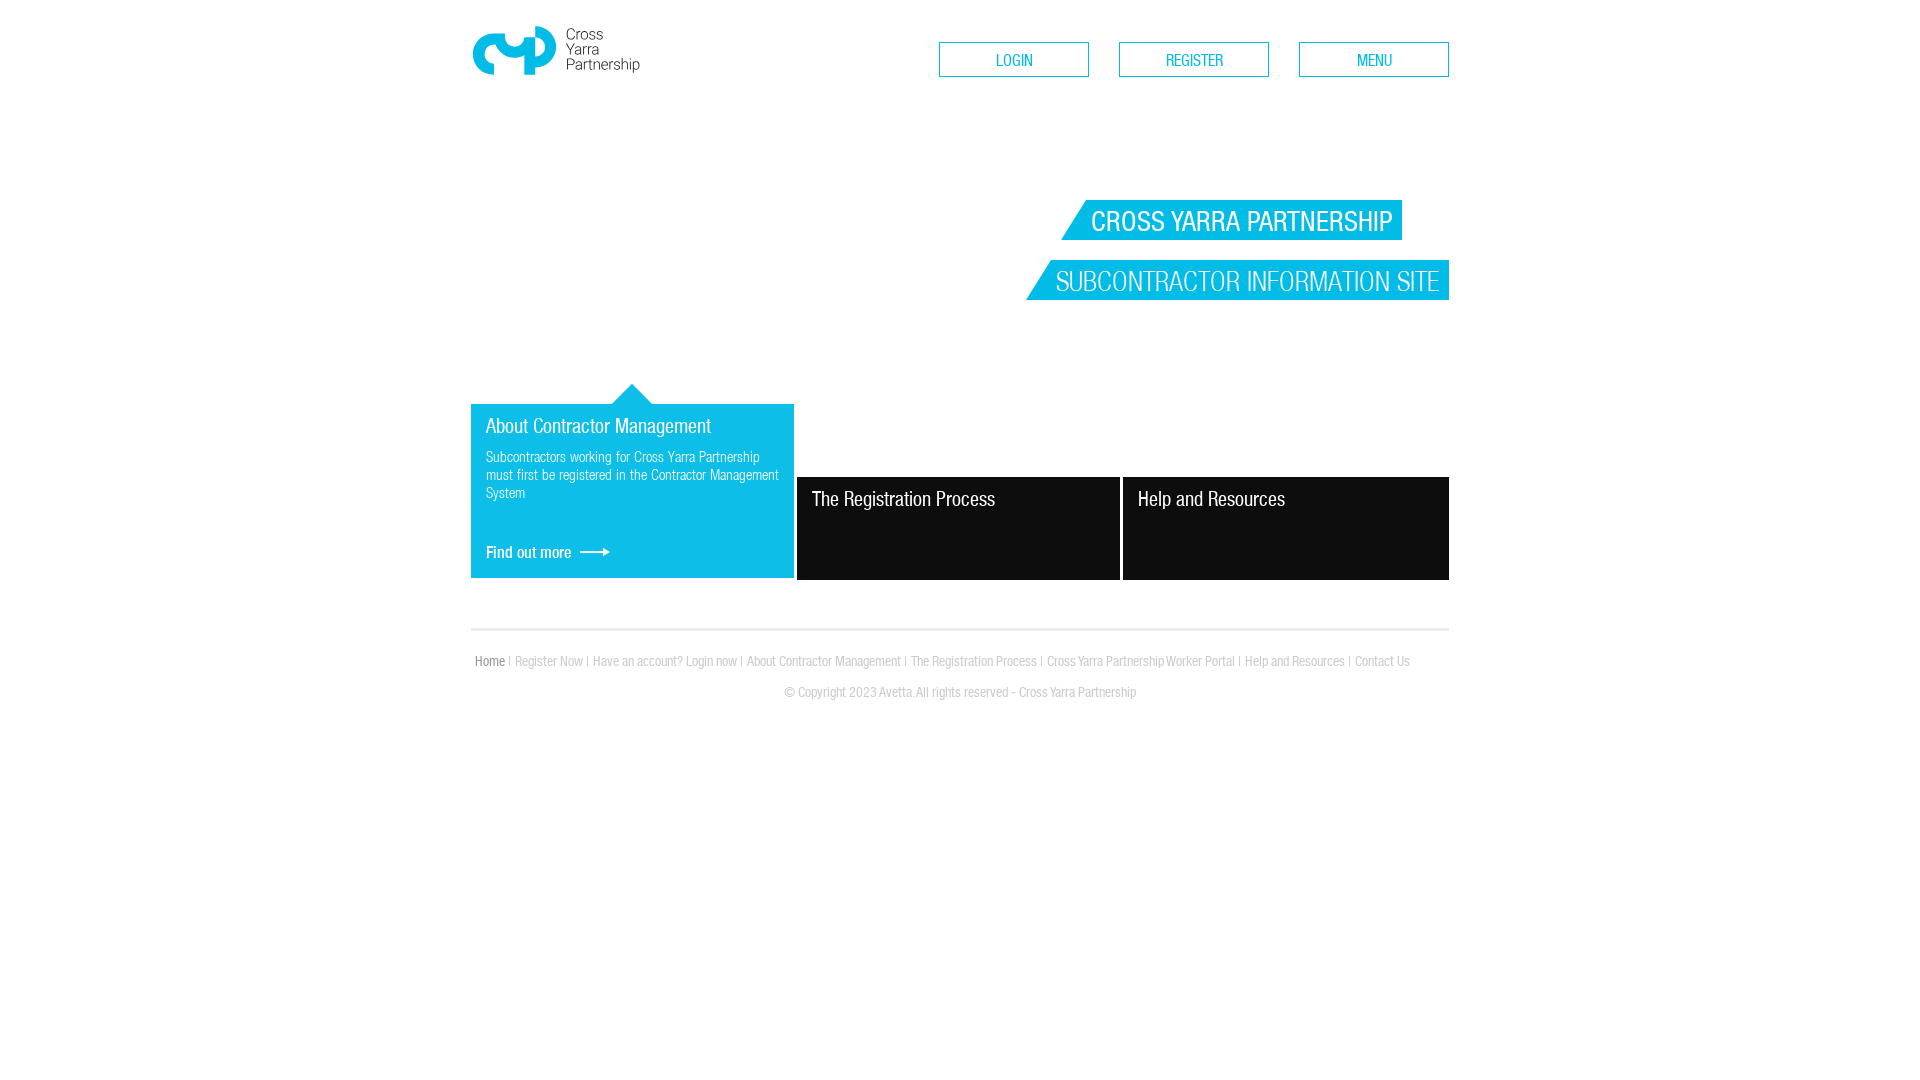  What do you see at coordinates (1013, 58) in the screenshot?
I see `'LOGIN'` at bounding box center [1013, 58].